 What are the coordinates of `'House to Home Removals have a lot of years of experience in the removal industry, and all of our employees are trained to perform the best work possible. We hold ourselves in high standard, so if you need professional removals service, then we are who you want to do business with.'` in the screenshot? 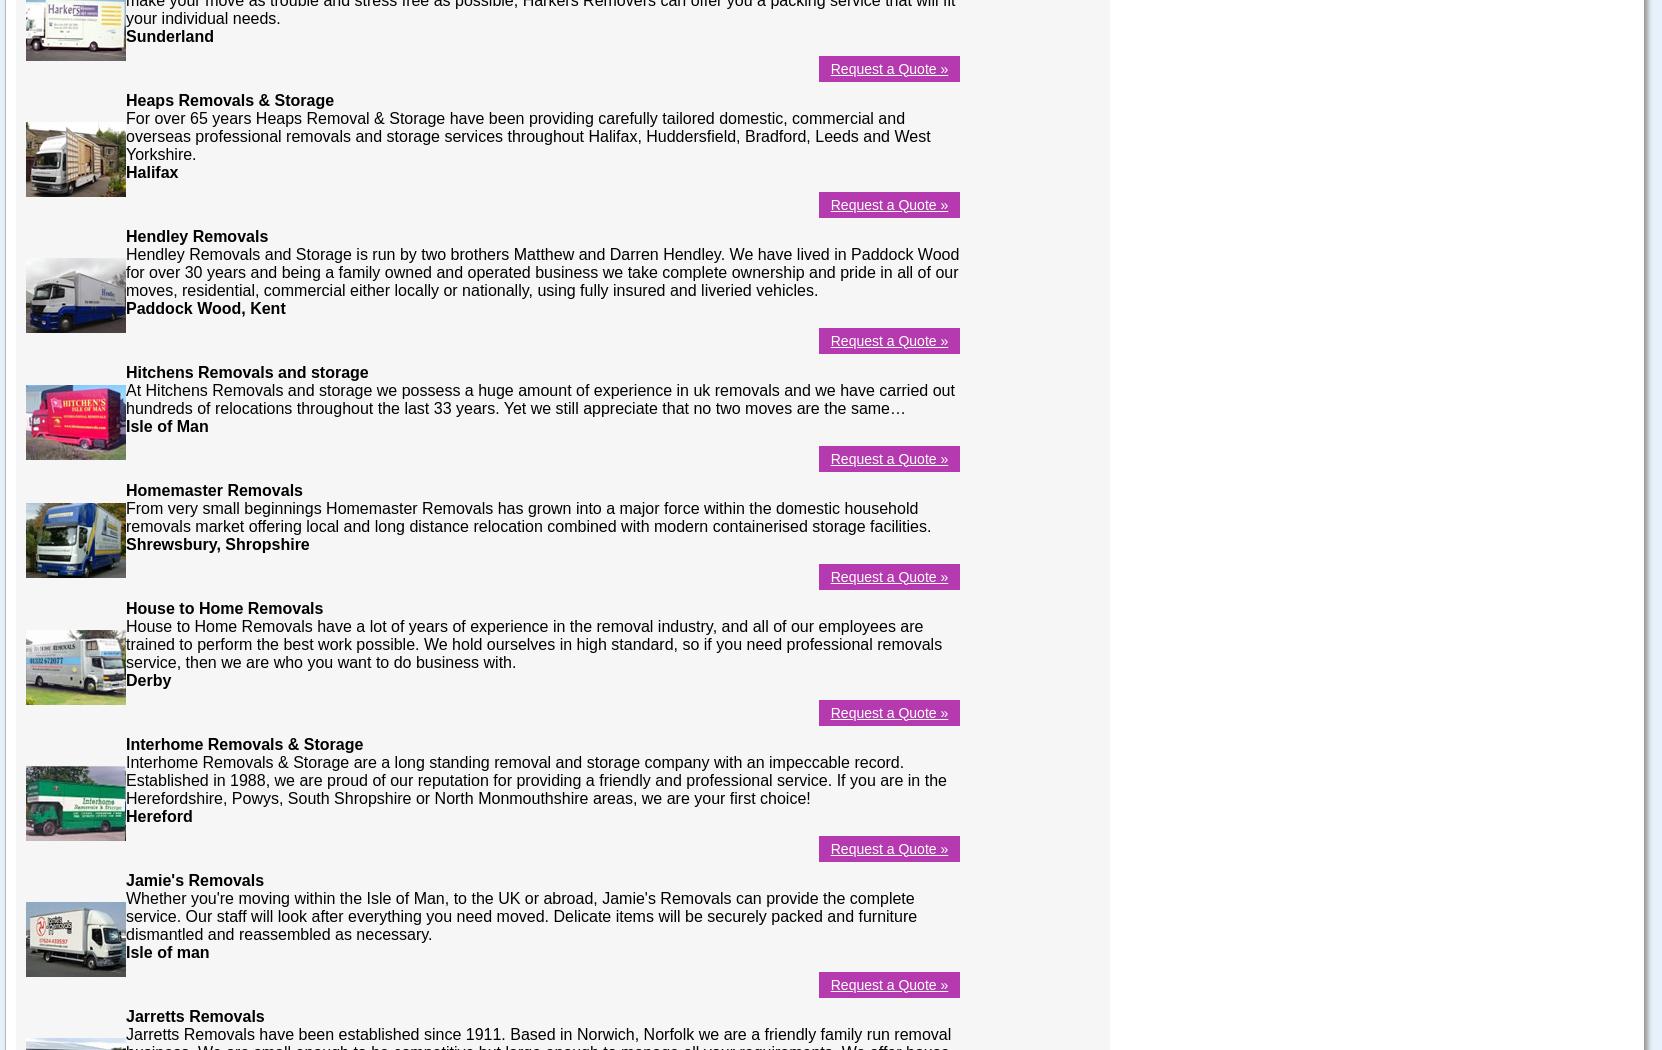 It's located at (533, 642).